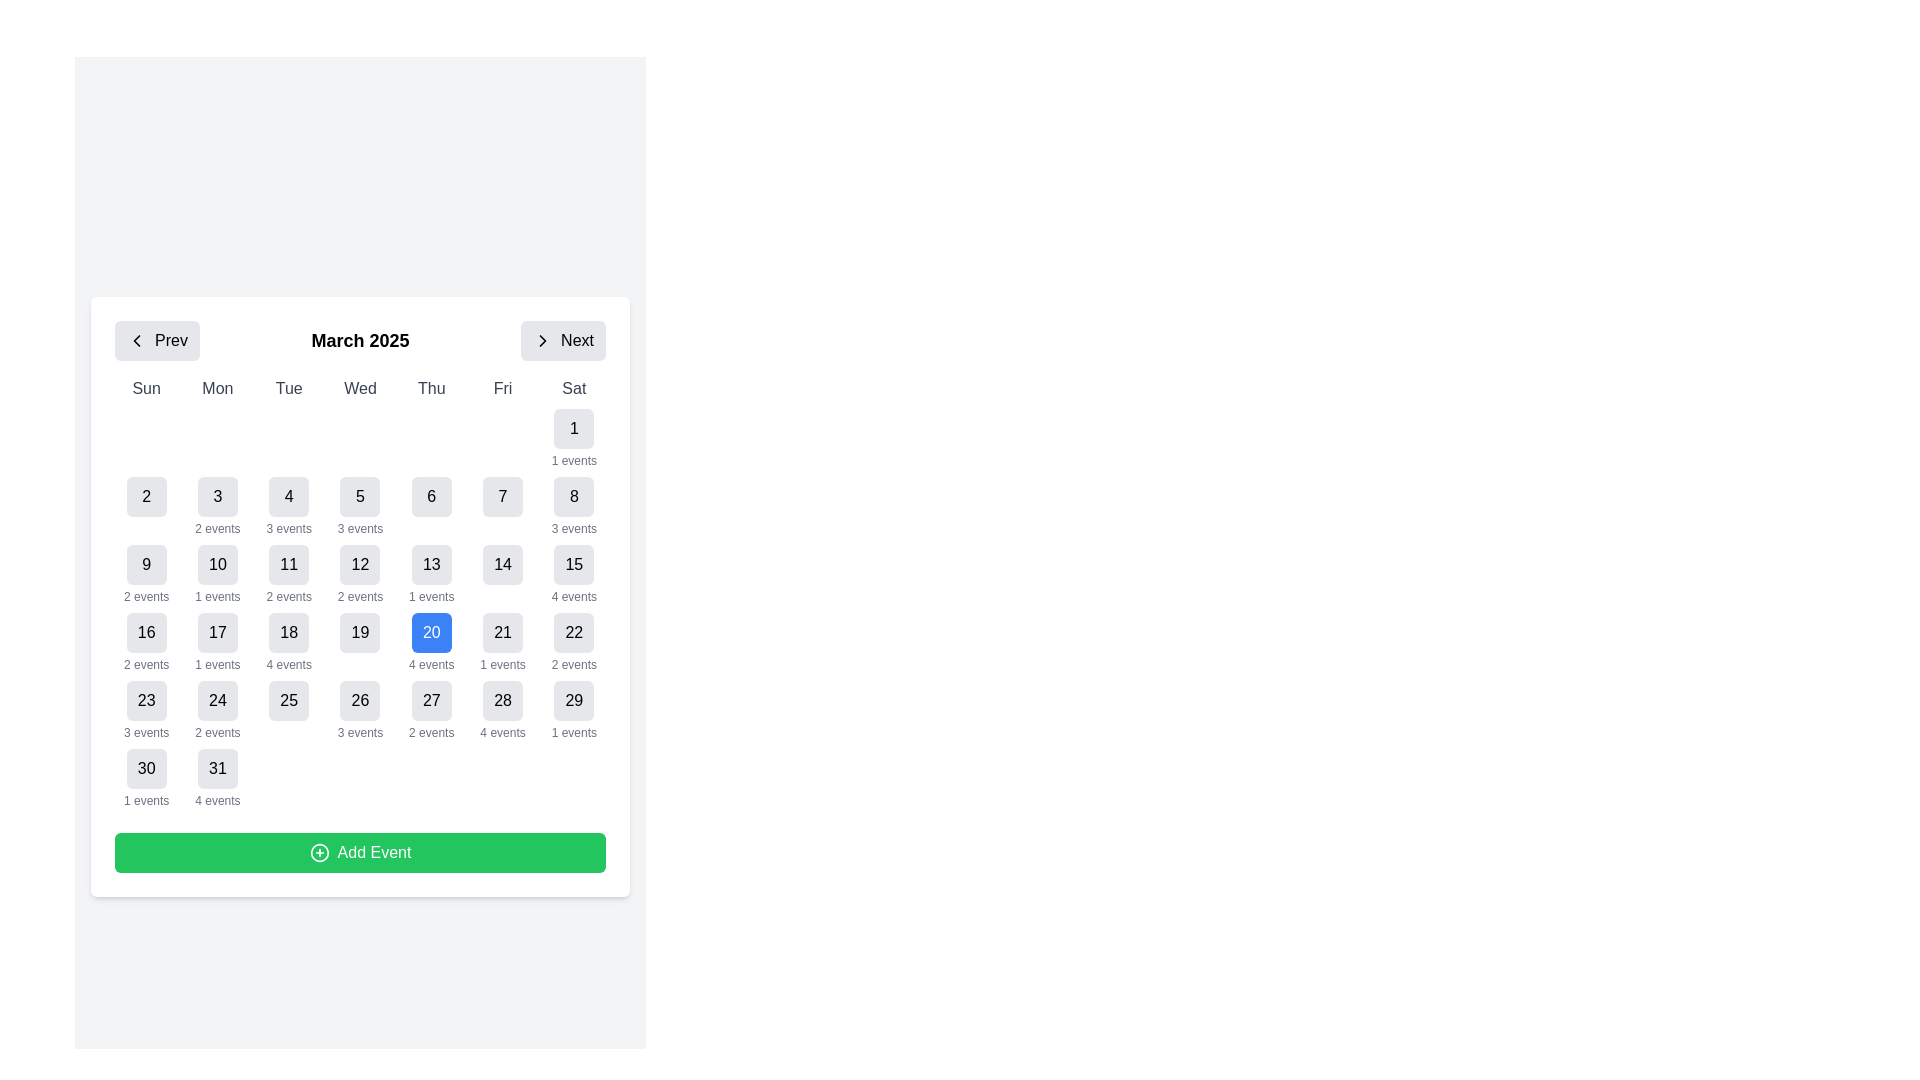  What do you see at coordinates (430, 438) in the screenshot?
I see `the graphical marker located` at bounding box center [430, 438].